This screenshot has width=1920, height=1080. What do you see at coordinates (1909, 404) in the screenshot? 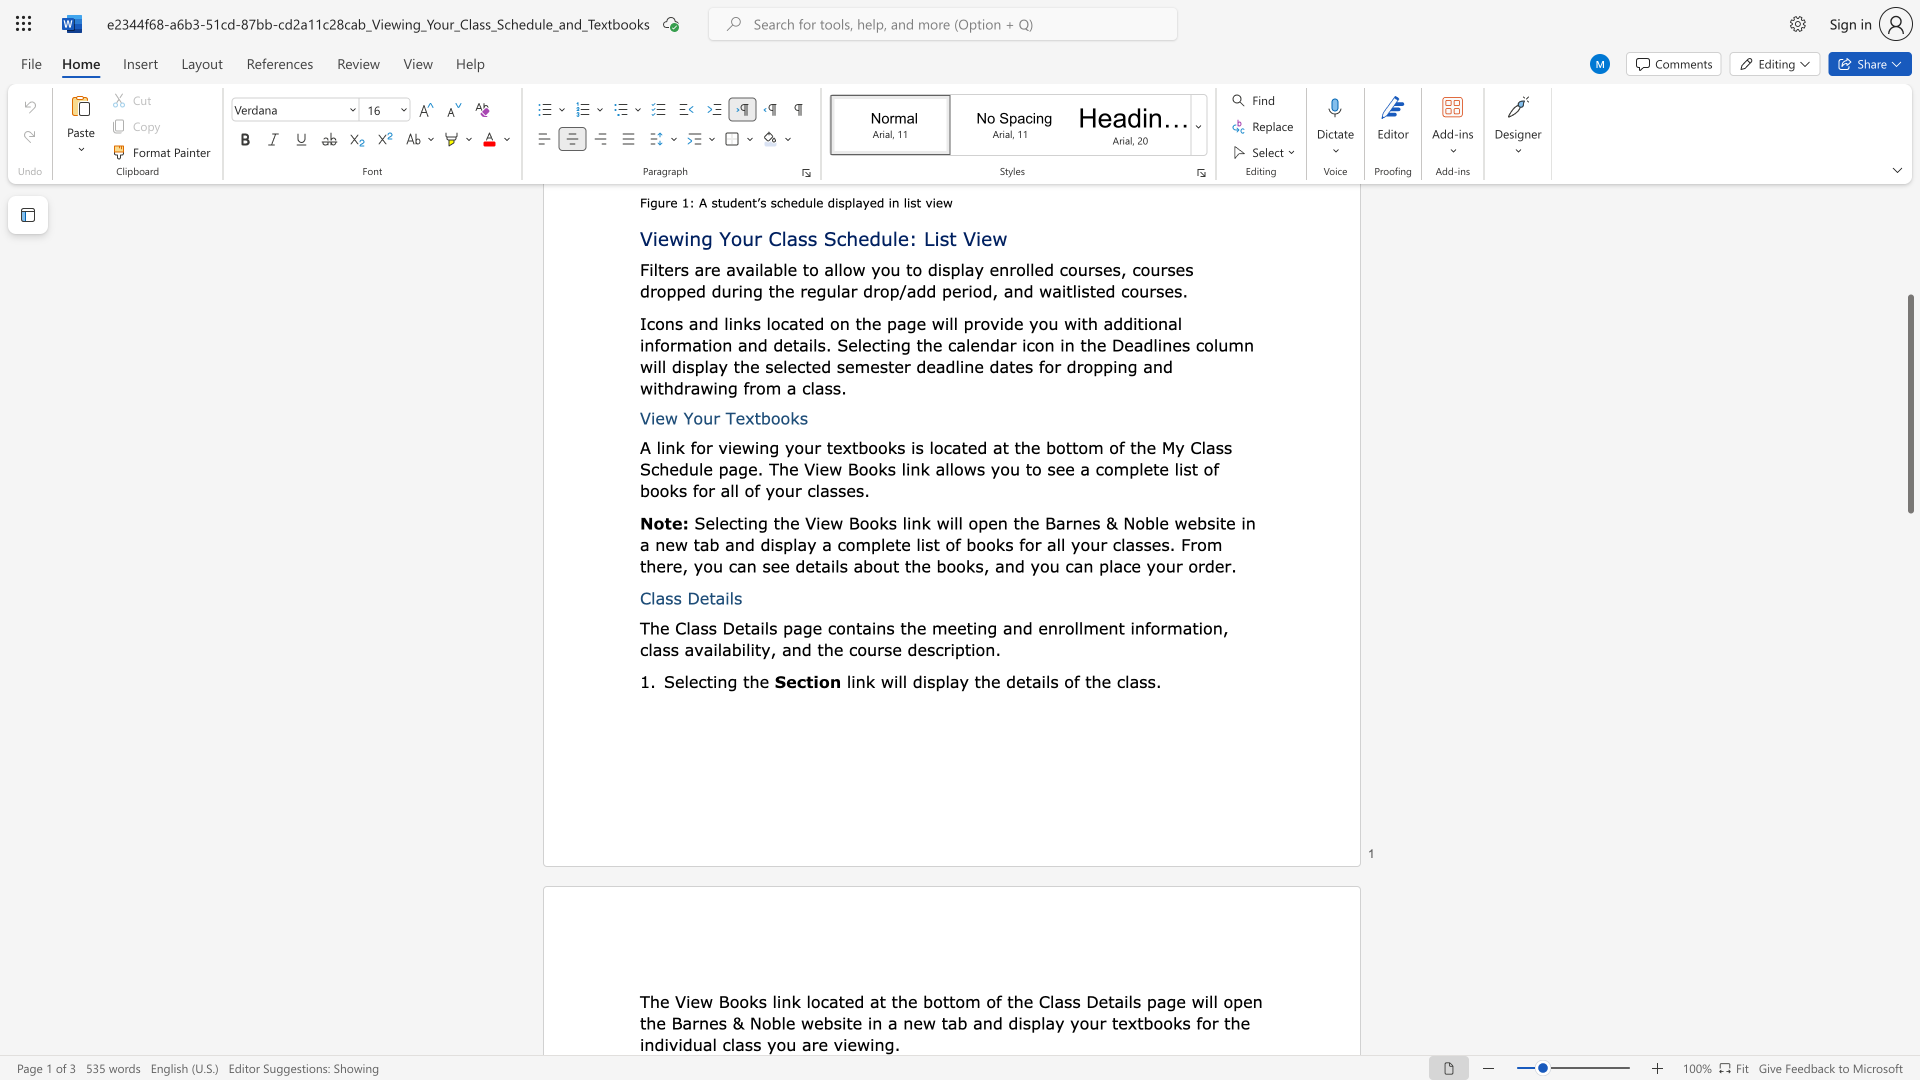
I see `the scrollbar and move up 250 pixels` at bounding box center [1909, 404].